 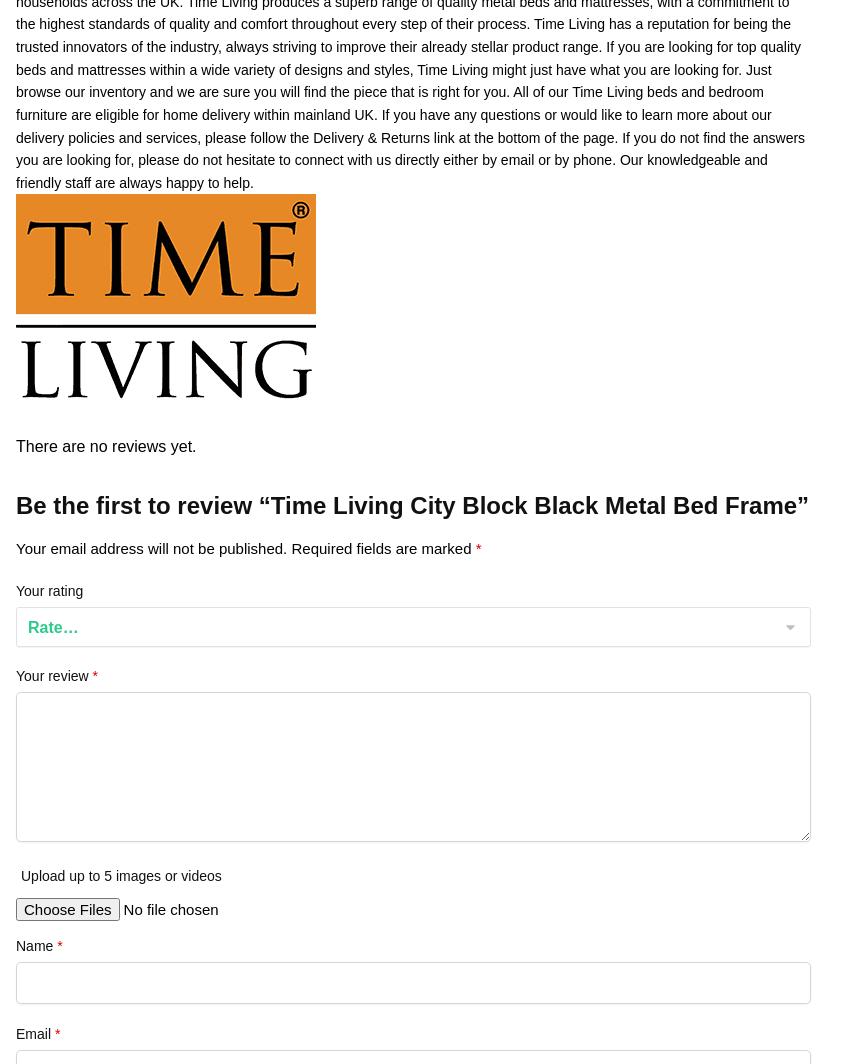 What do you see at coordinates (417, 125) in the screenshot?
I see `'5-10 Days (estimated)'` at bounding box center [417, 125].